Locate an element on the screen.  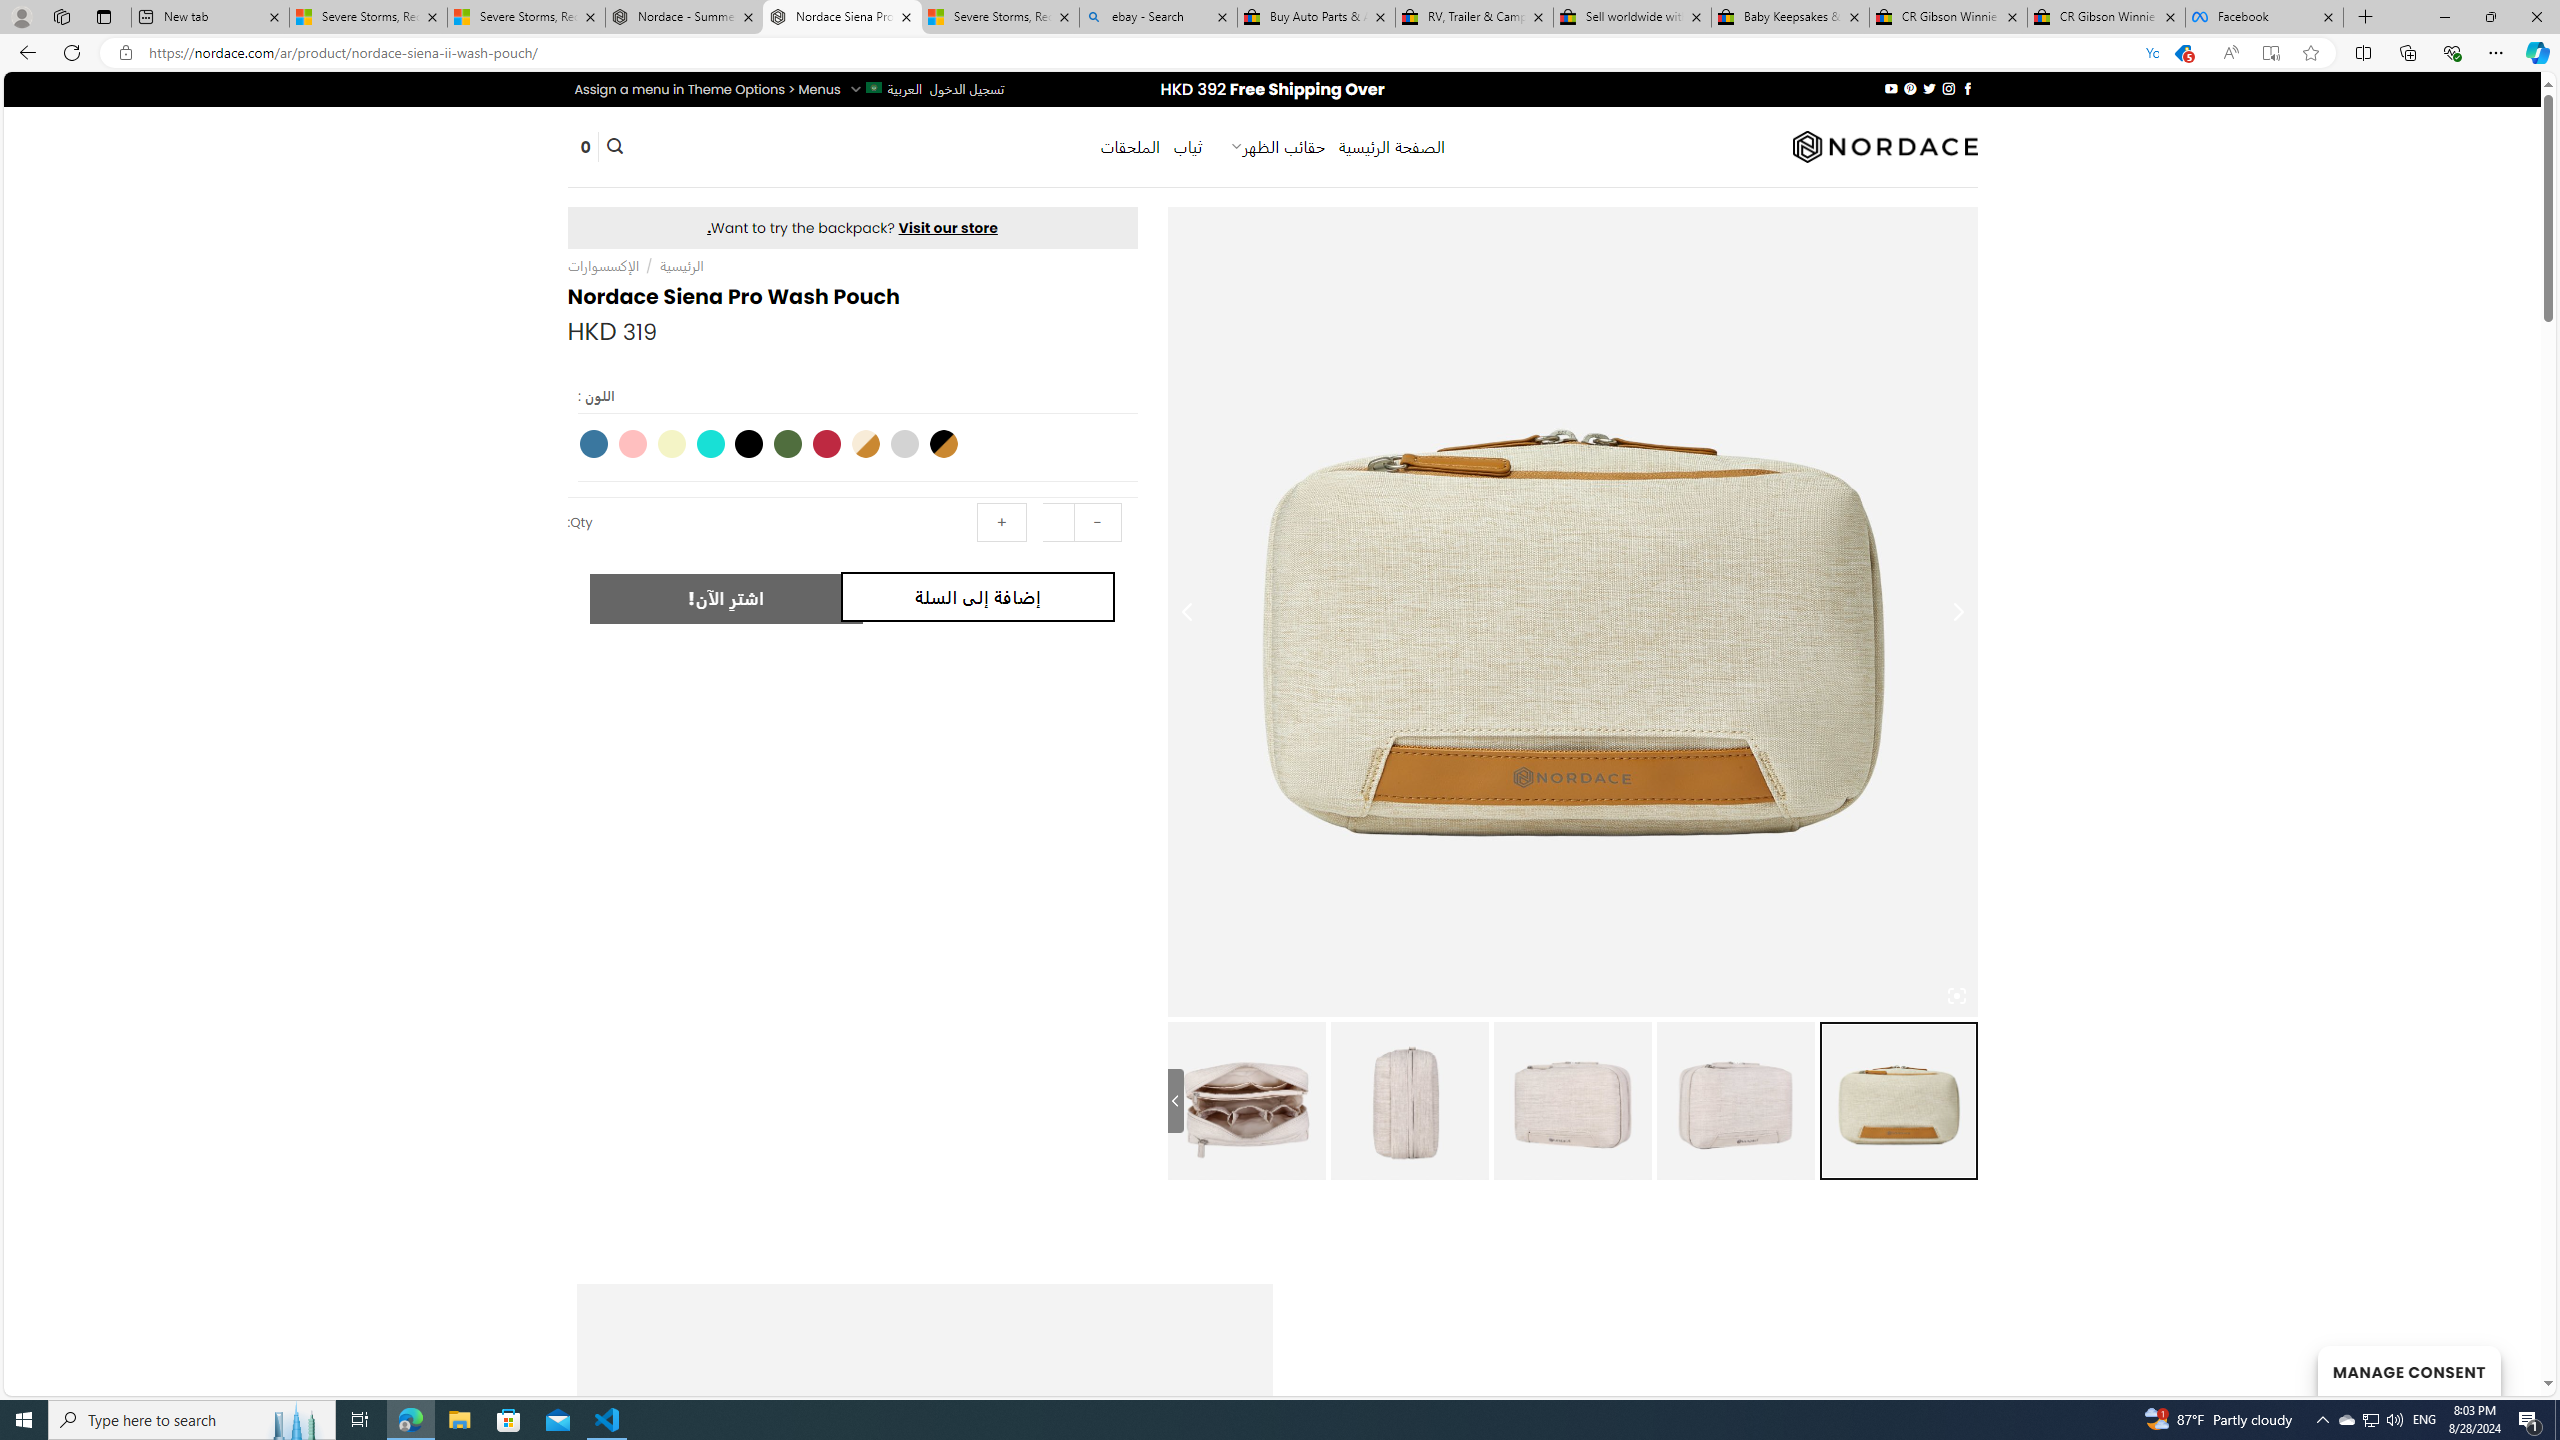
'Enter Immersive Reader (F9)' is located at coordinates (2270, 53).